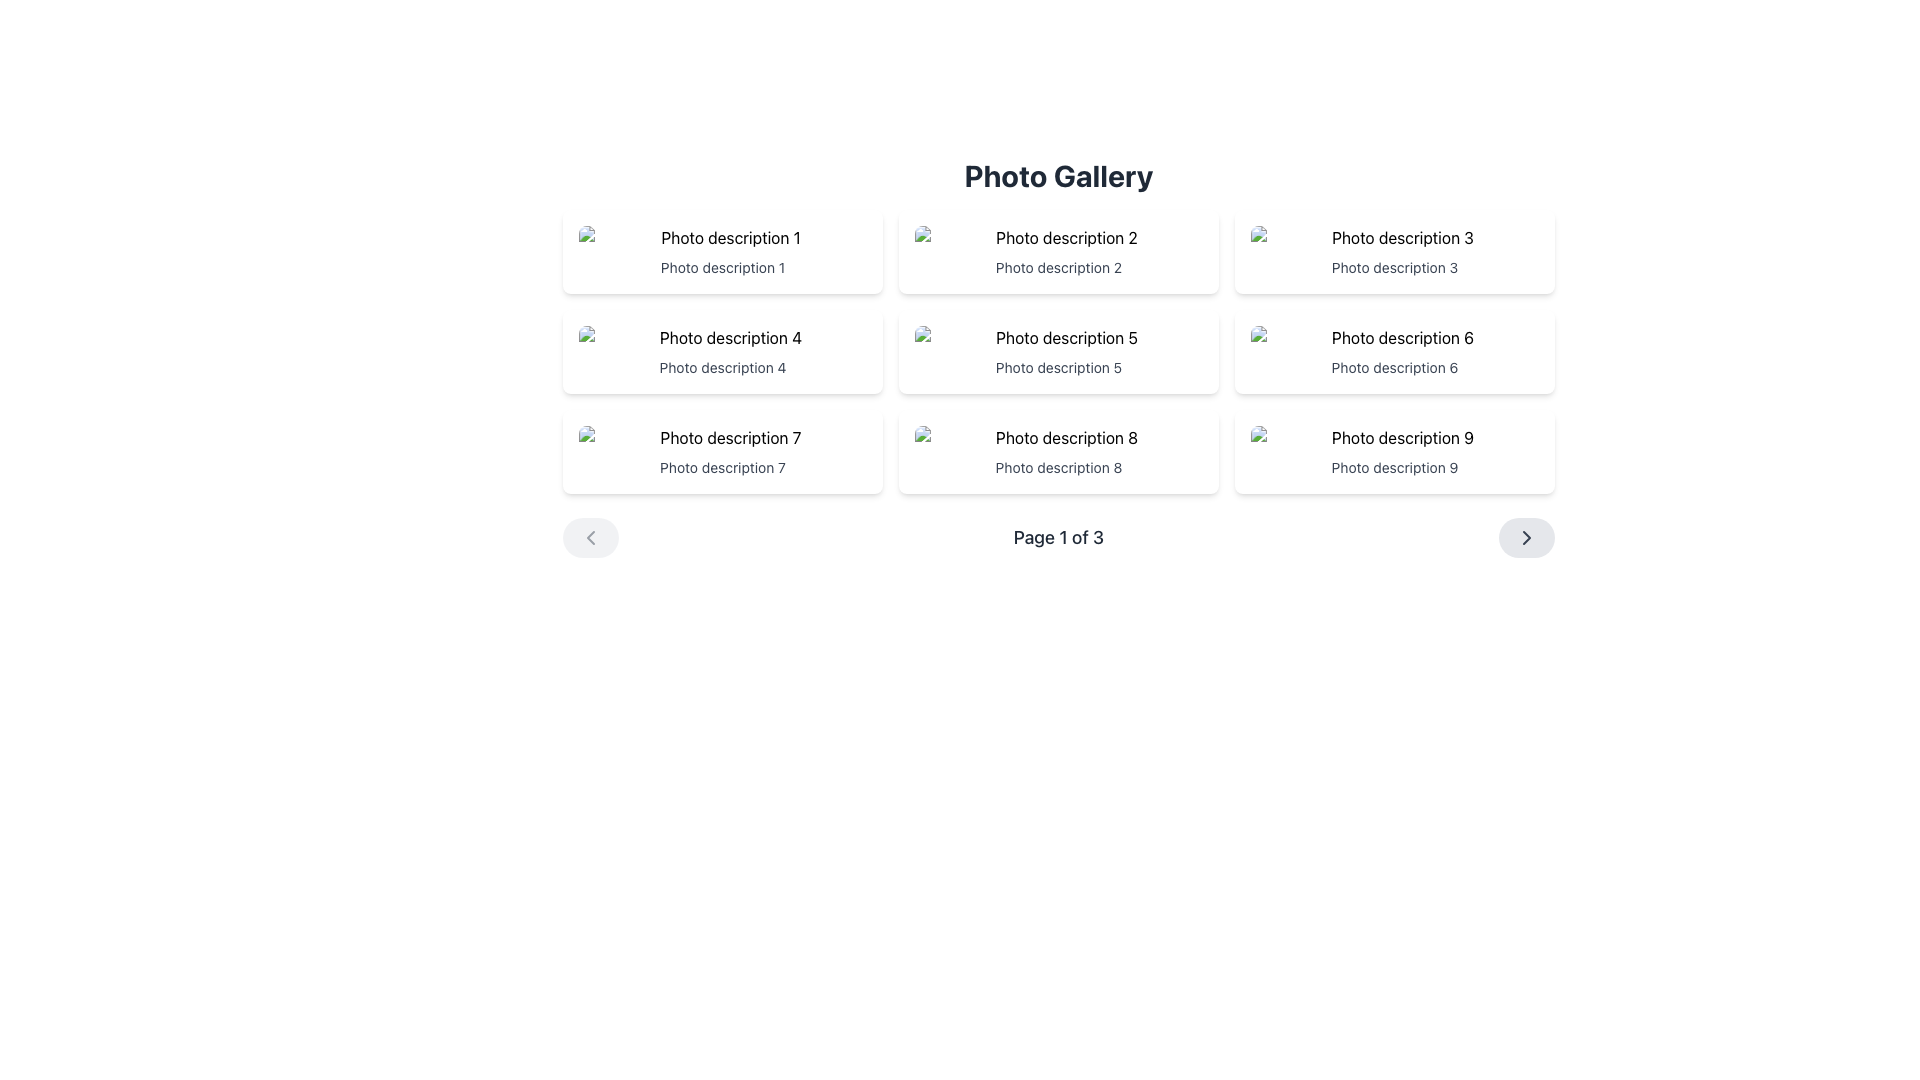  What do you see at coordinates (1394, 250) in the screenshot?
I see `the rectangular card with a white background and the text 'Photo description 3', located in the first row and third column of a grid layout` at bounding box center [1394, 250].